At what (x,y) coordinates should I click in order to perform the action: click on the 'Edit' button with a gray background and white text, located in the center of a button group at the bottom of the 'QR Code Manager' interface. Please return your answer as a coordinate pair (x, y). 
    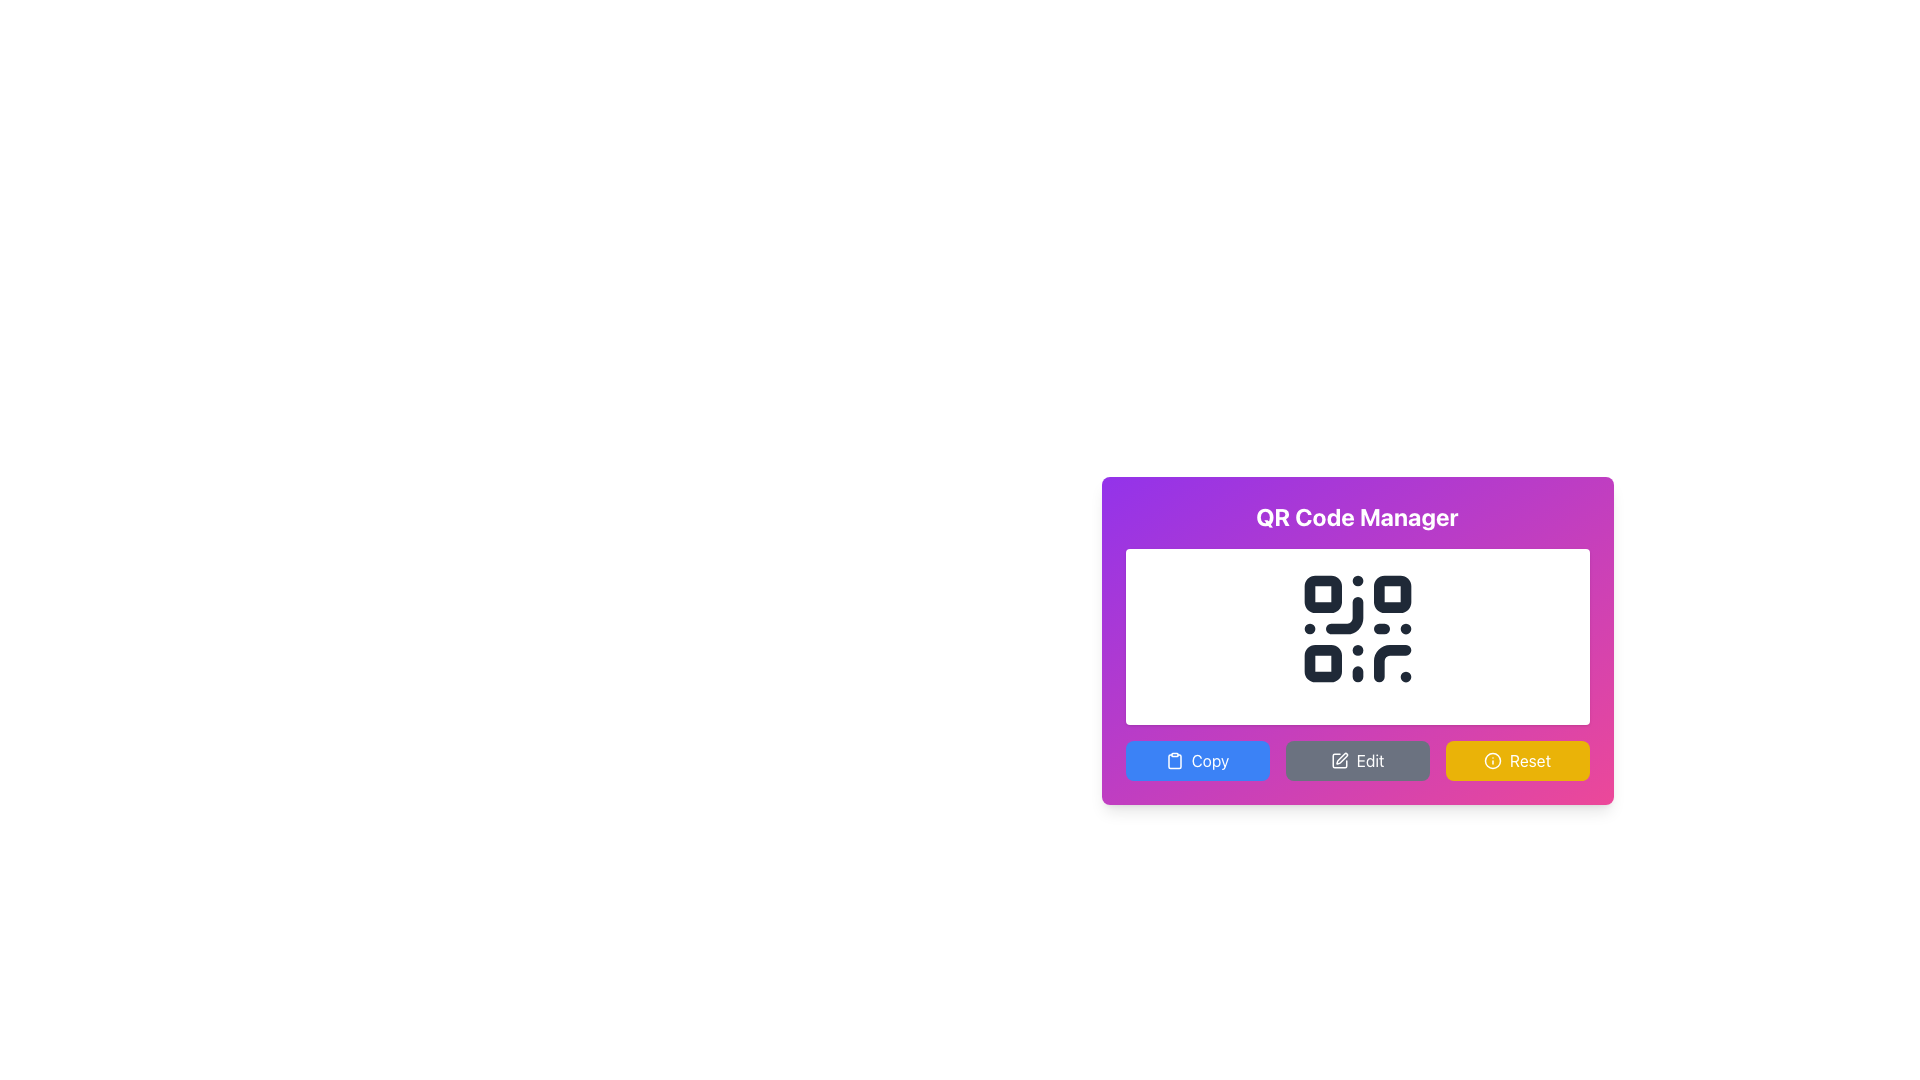
    Looking at the image, I should click on (1357, 760).